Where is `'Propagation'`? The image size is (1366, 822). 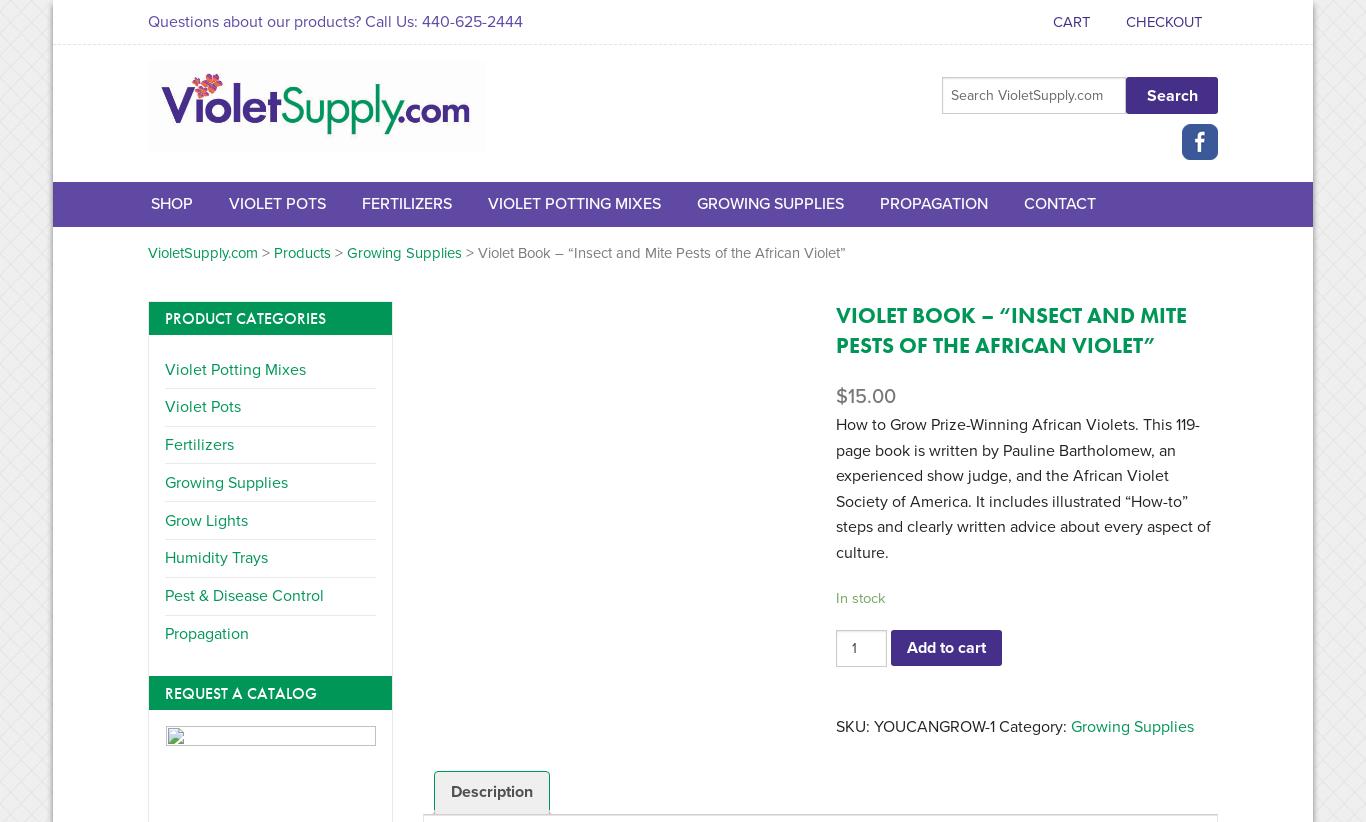
'Propagation' is located at coordinates (205, 634).